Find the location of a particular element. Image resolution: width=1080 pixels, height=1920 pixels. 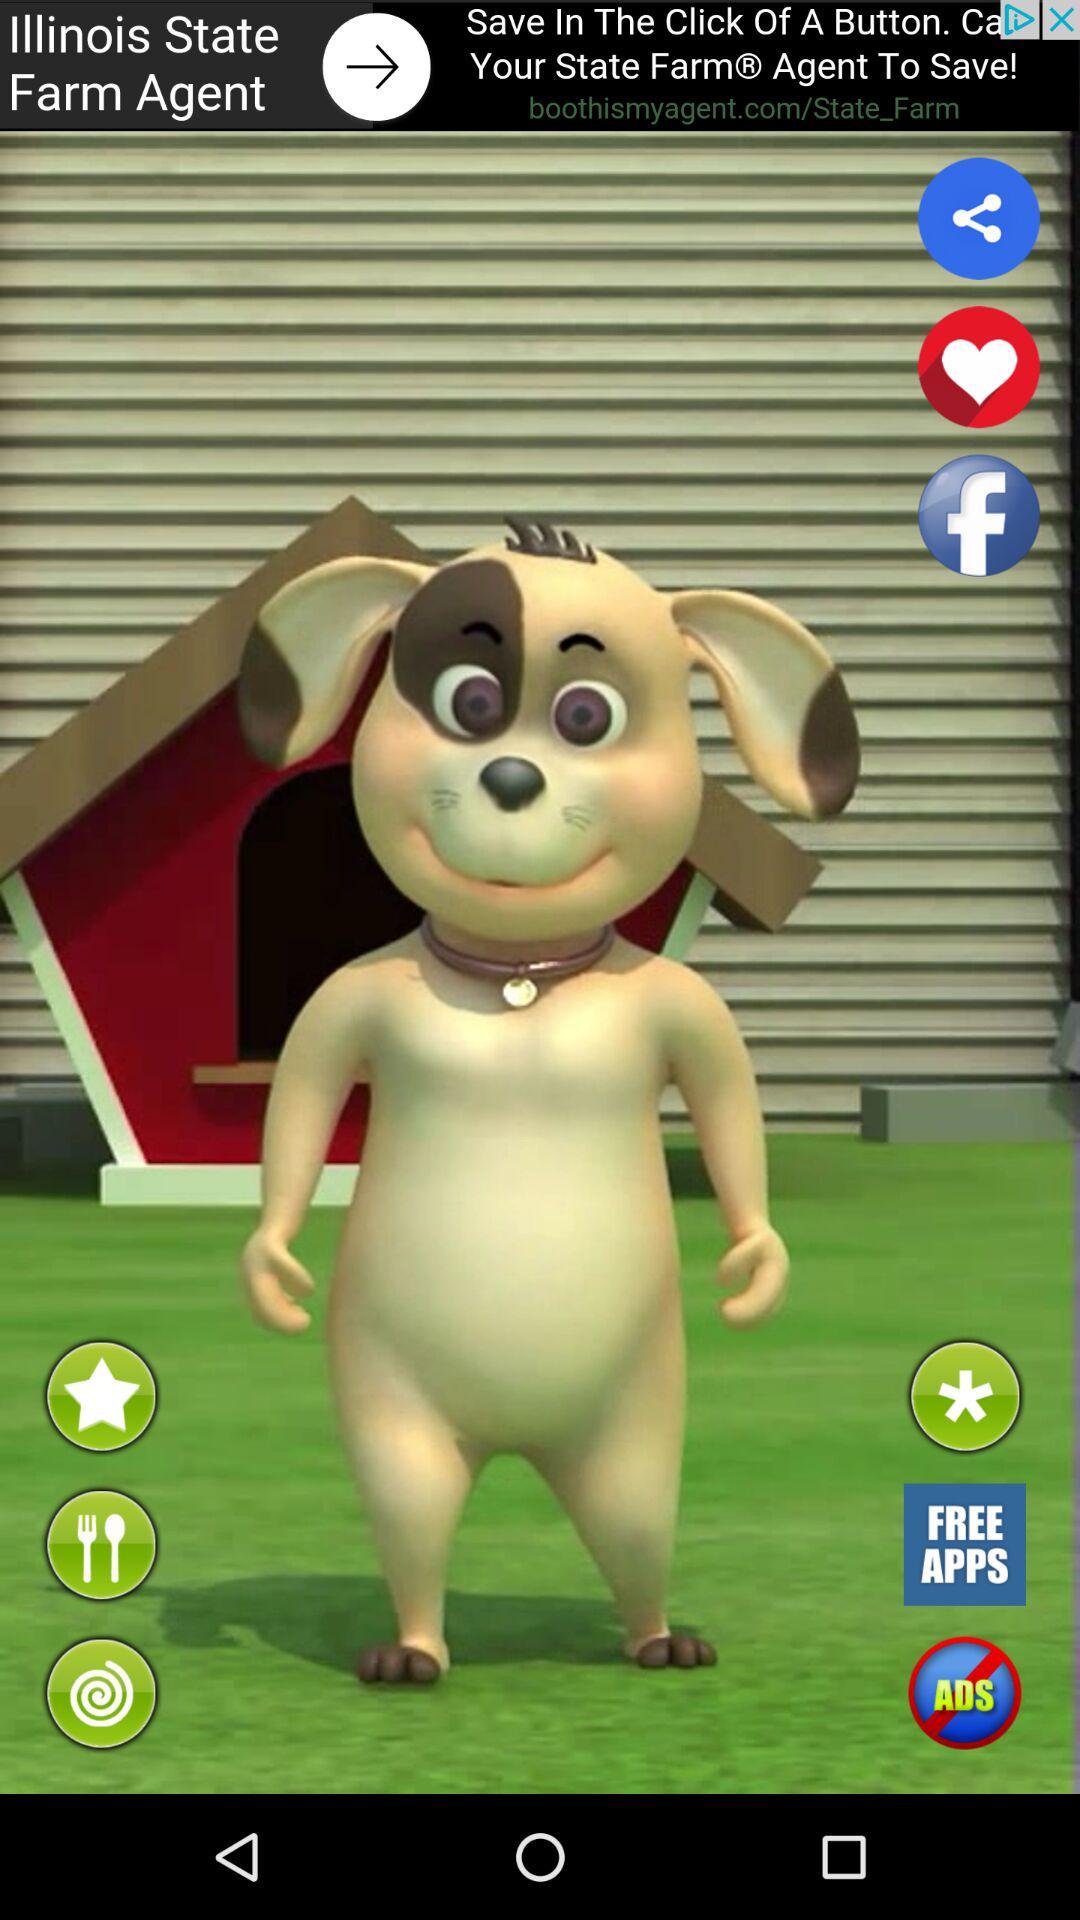

feed the pet is located at coordinates (100, 1543).